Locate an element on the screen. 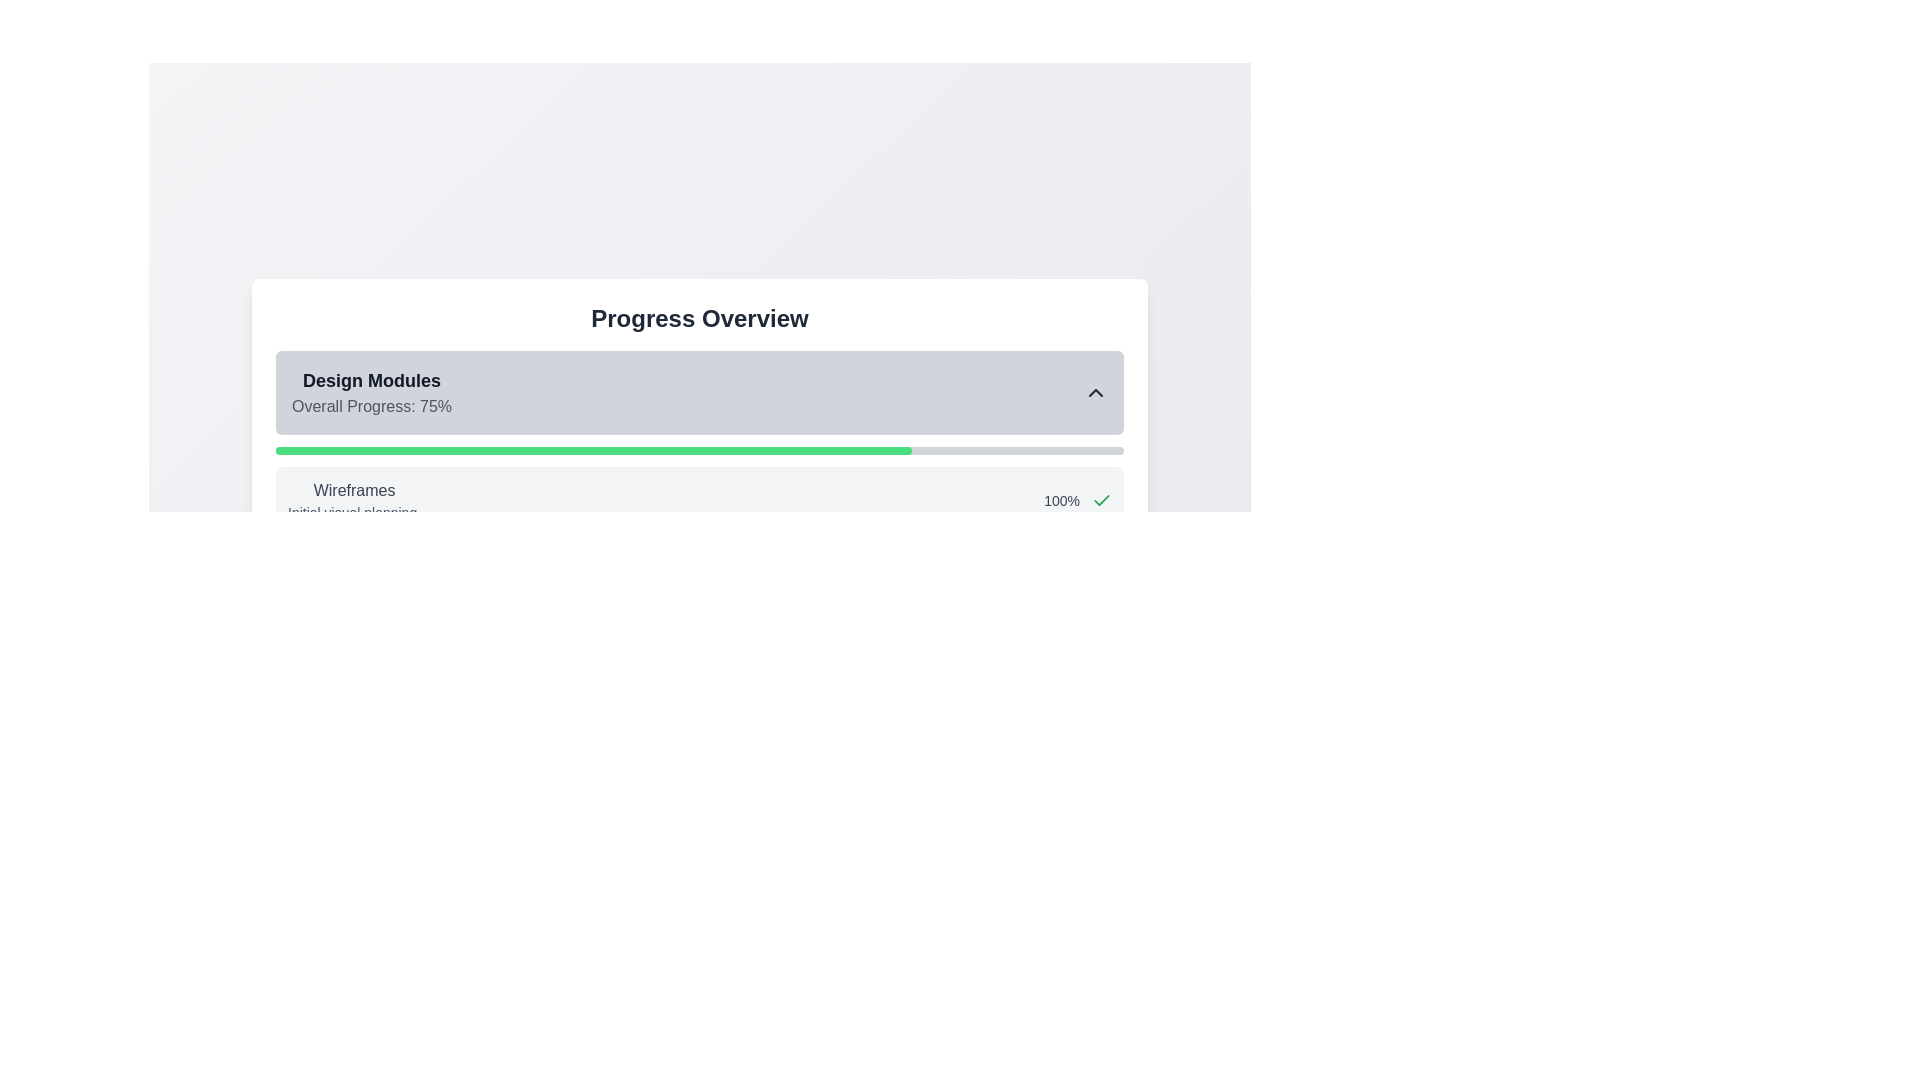  the sub-segments of the 'Design Modules' progress tracker is located at coordinates (700, 481).